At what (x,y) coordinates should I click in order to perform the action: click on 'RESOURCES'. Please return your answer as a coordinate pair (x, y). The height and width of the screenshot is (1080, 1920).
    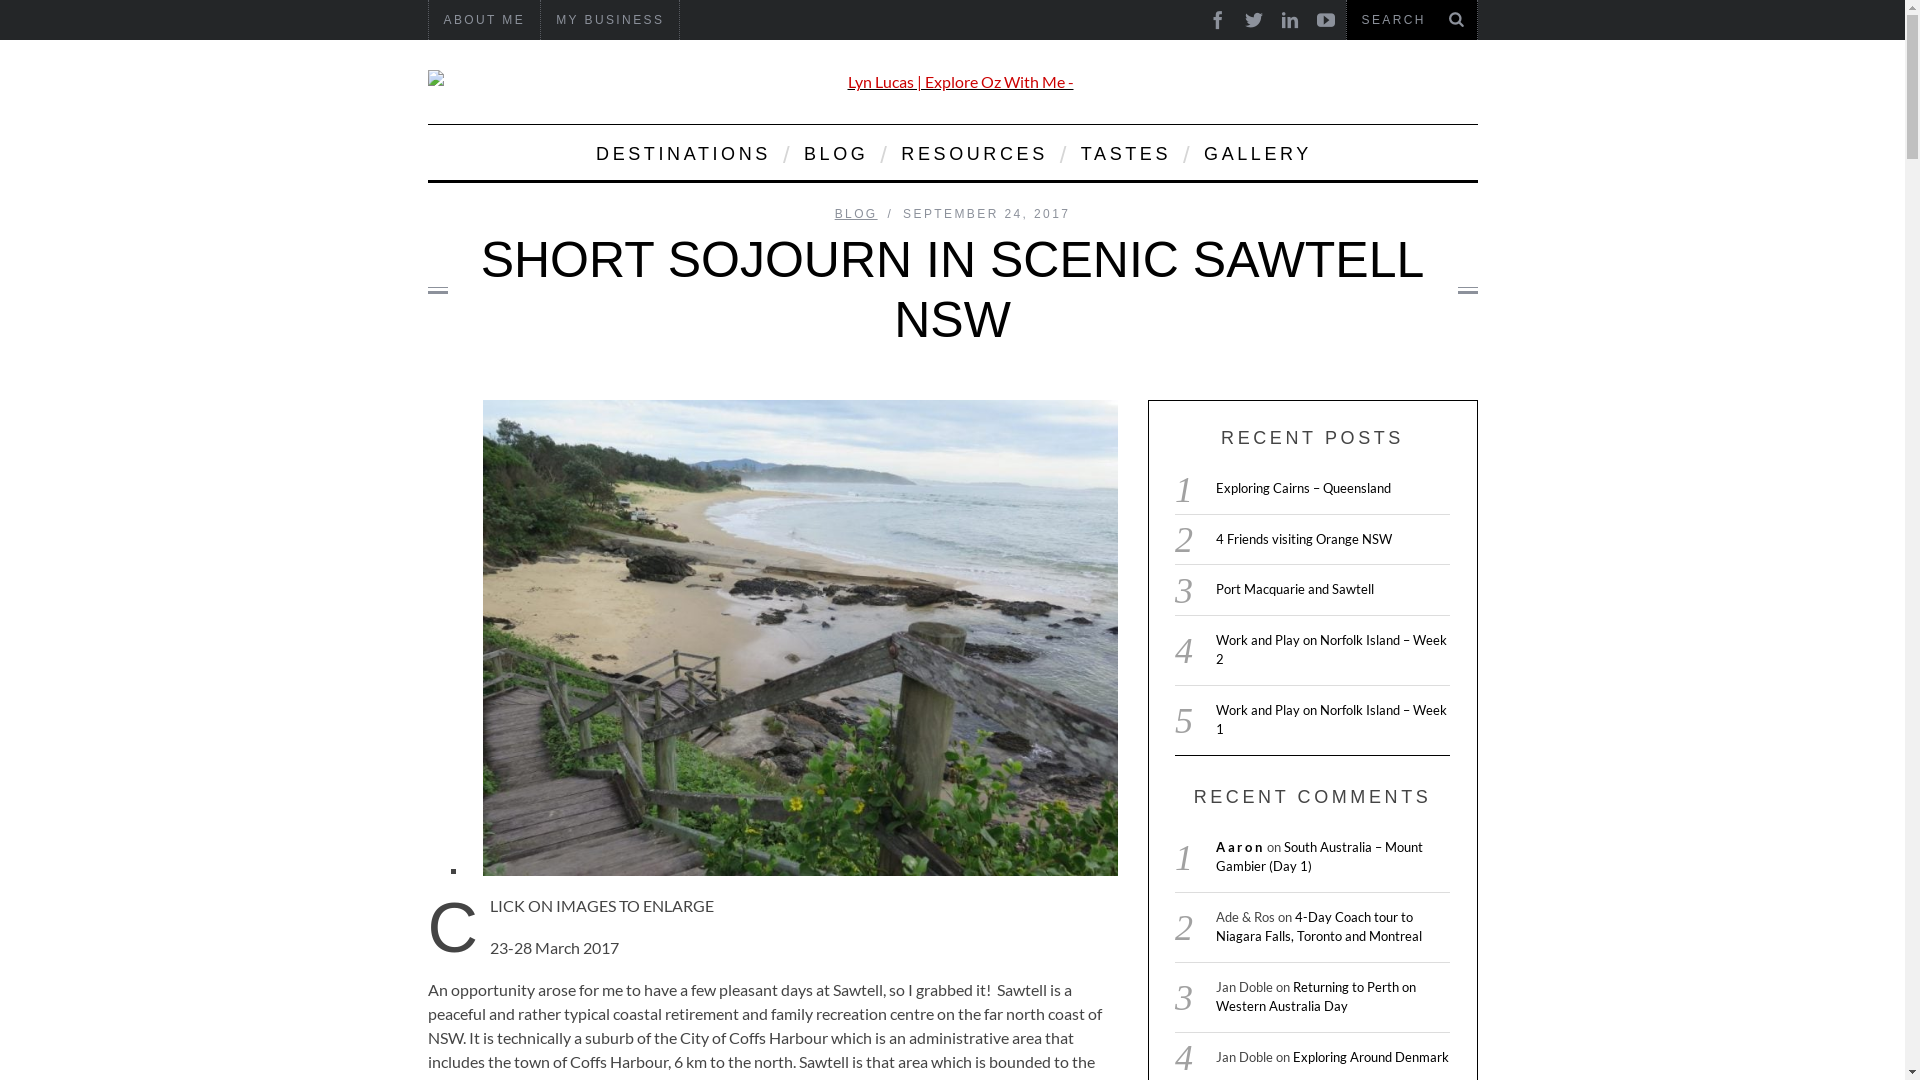
    Looking at the image, I should click on (885, 151).